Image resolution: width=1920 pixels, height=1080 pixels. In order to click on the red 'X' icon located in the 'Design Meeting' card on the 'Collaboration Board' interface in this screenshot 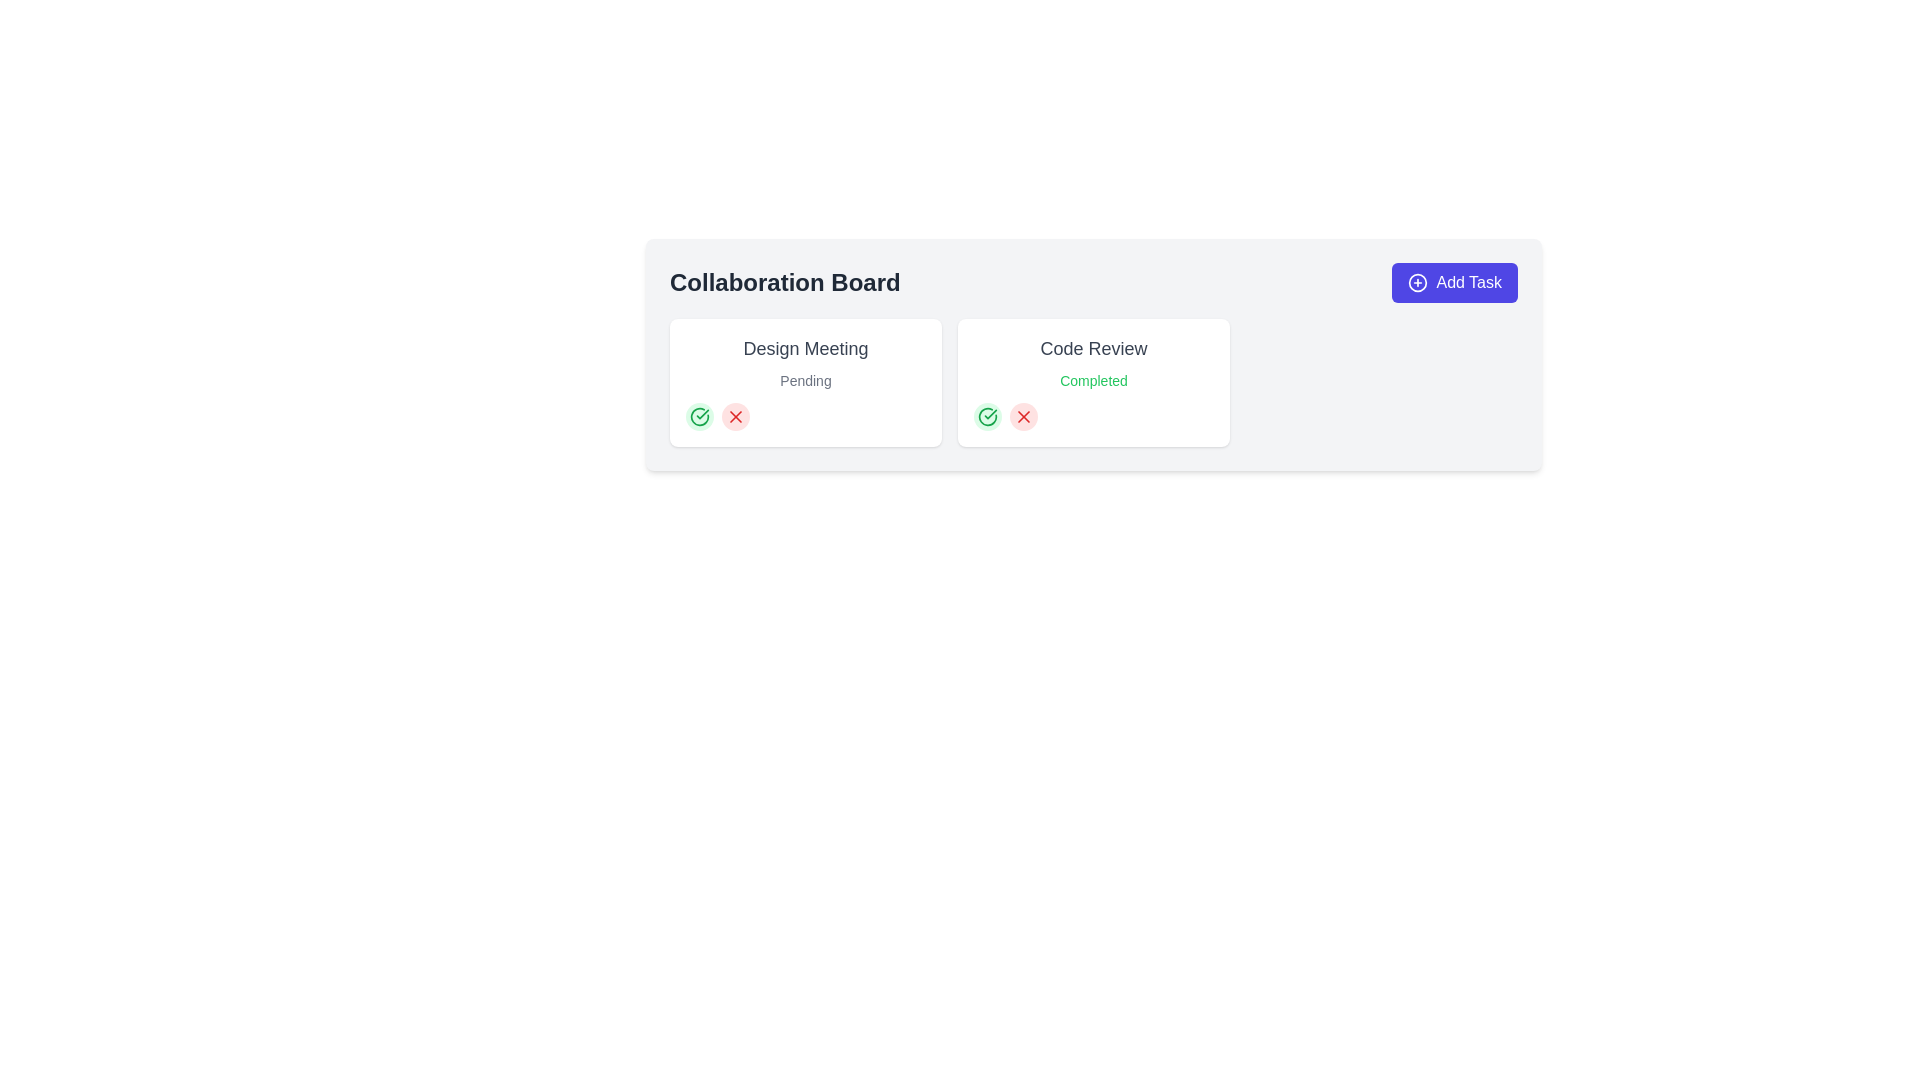, I will do `click(734, 415)`.